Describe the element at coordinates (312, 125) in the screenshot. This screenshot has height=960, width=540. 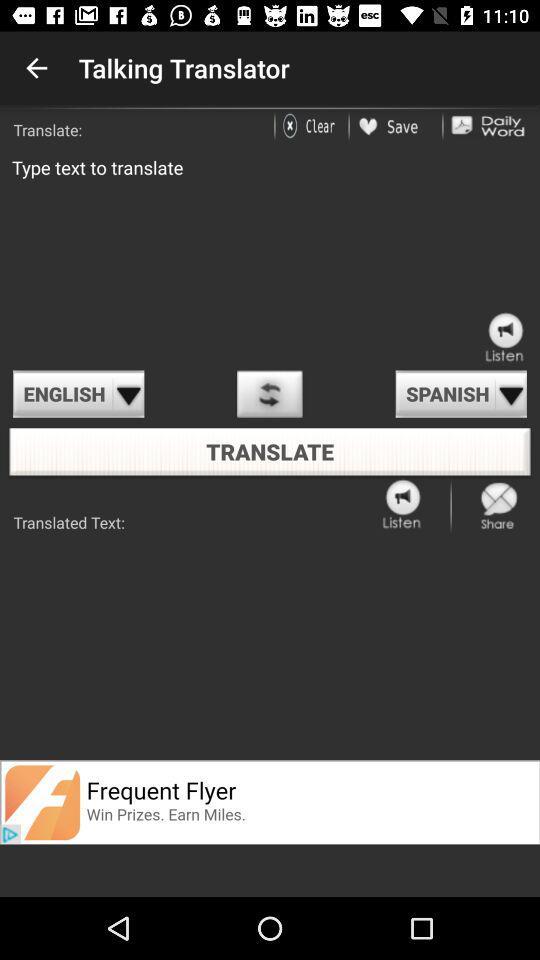
I see `clear the article` at that location.